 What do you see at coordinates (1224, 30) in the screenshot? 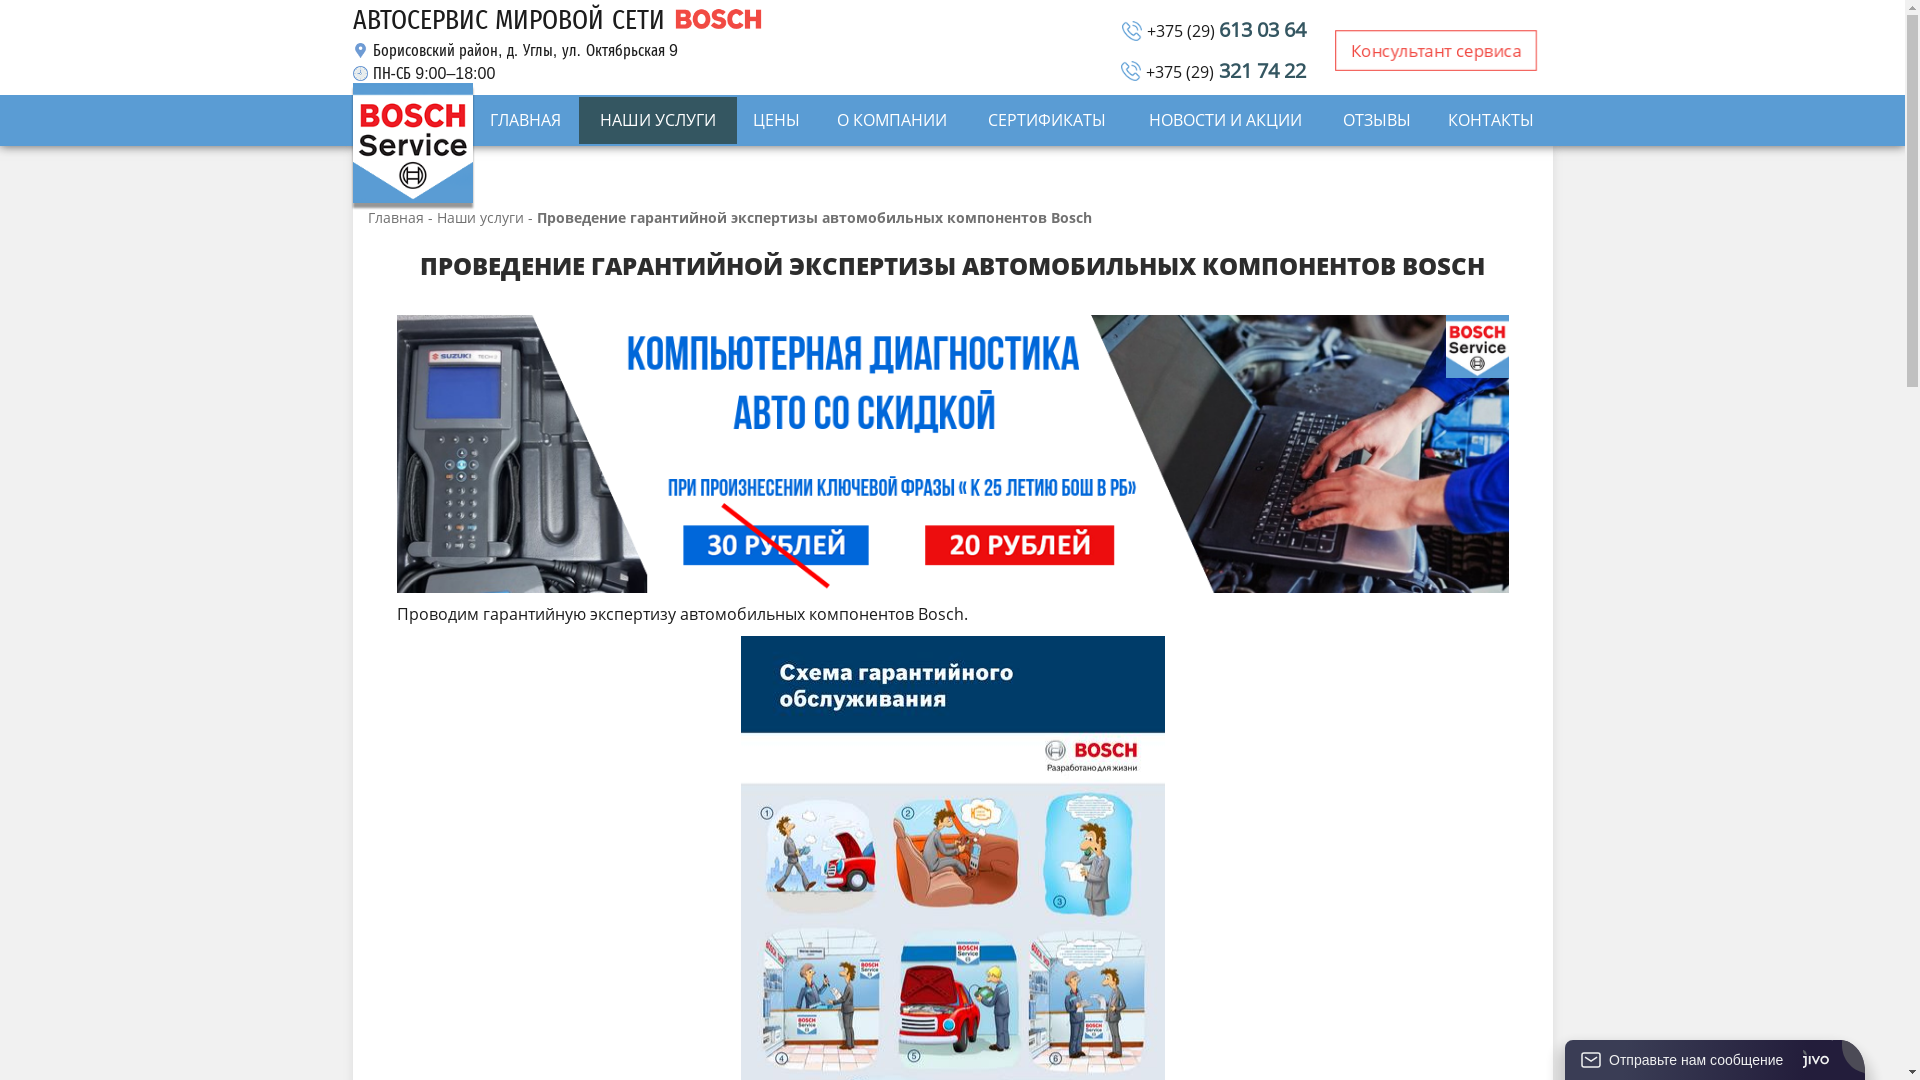
I see `'+375 (29) 613 03 64'` at bounding box center [1224, 30].